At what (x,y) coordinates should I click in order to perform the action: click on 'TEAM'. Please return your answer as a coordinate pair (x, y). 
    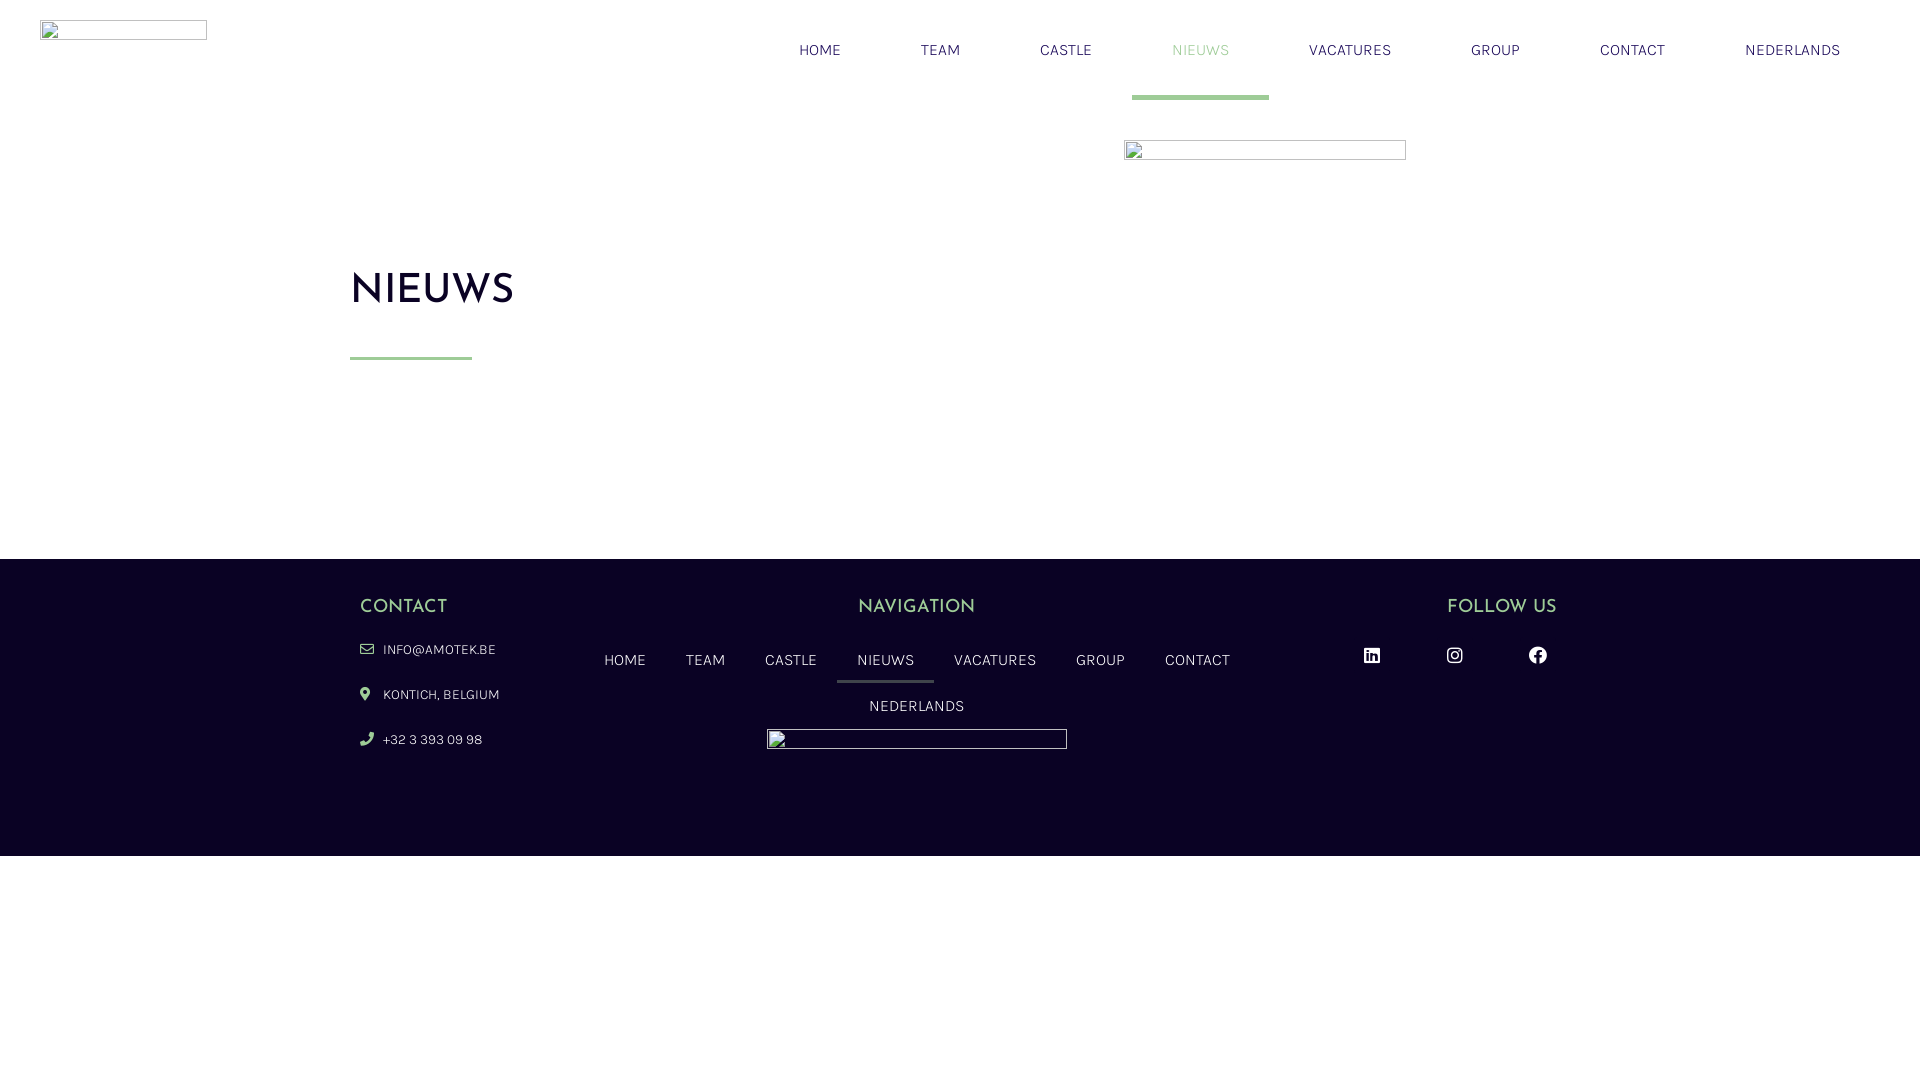
    Looking at the image, I should click on (939, 49).